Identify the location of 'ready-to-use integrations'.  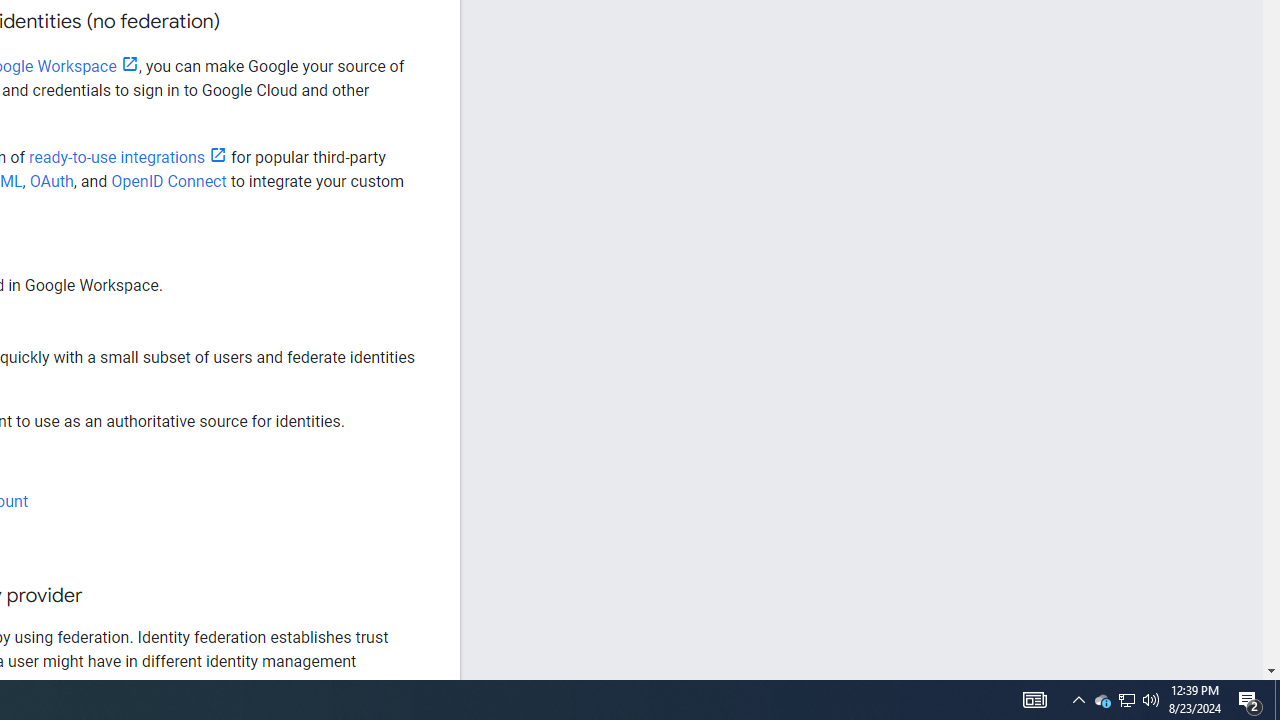
(127, 156).